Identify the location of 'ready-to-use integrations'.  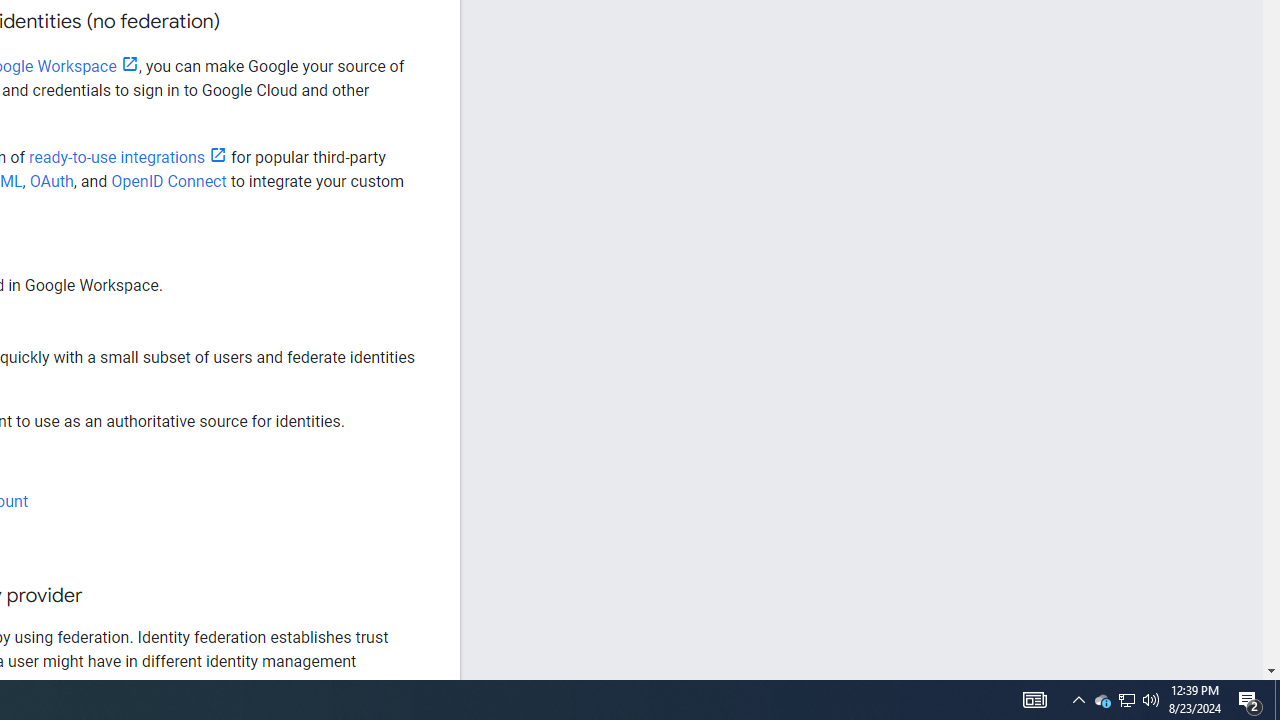
(127, 156).